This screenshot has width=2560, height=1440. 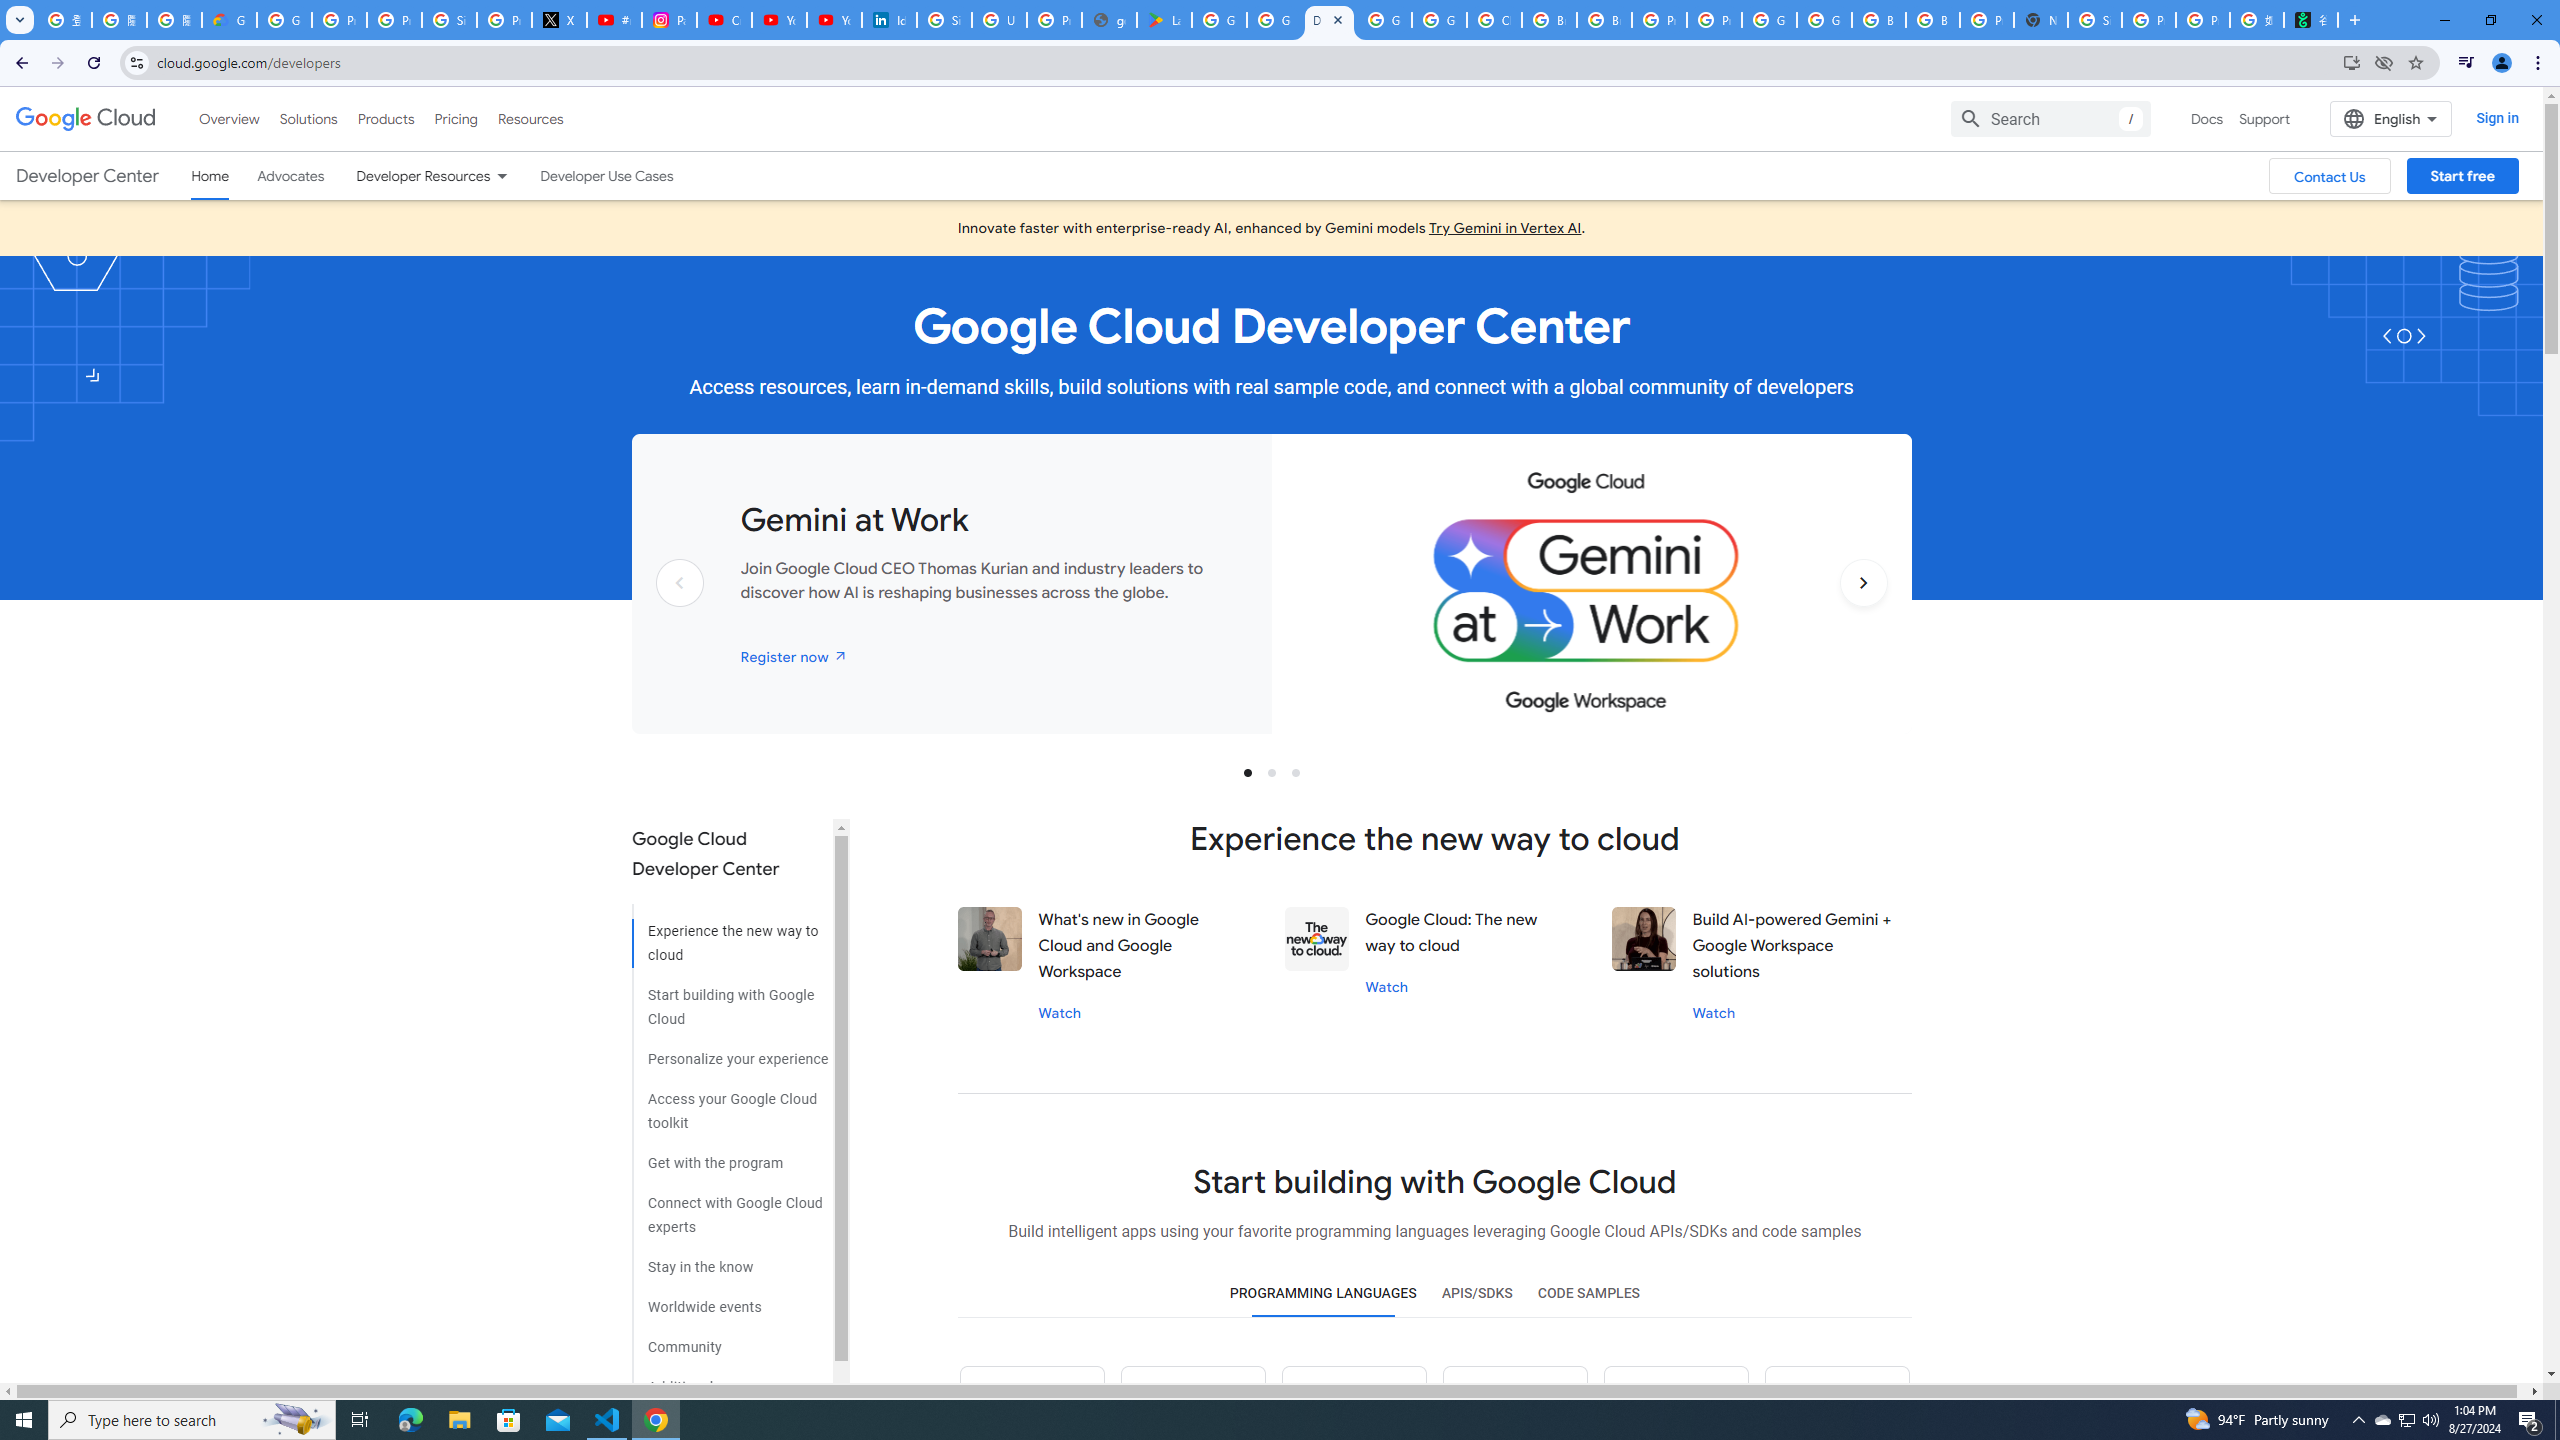 I want to click on 'Slide 2', so click(x=1271, y=771).